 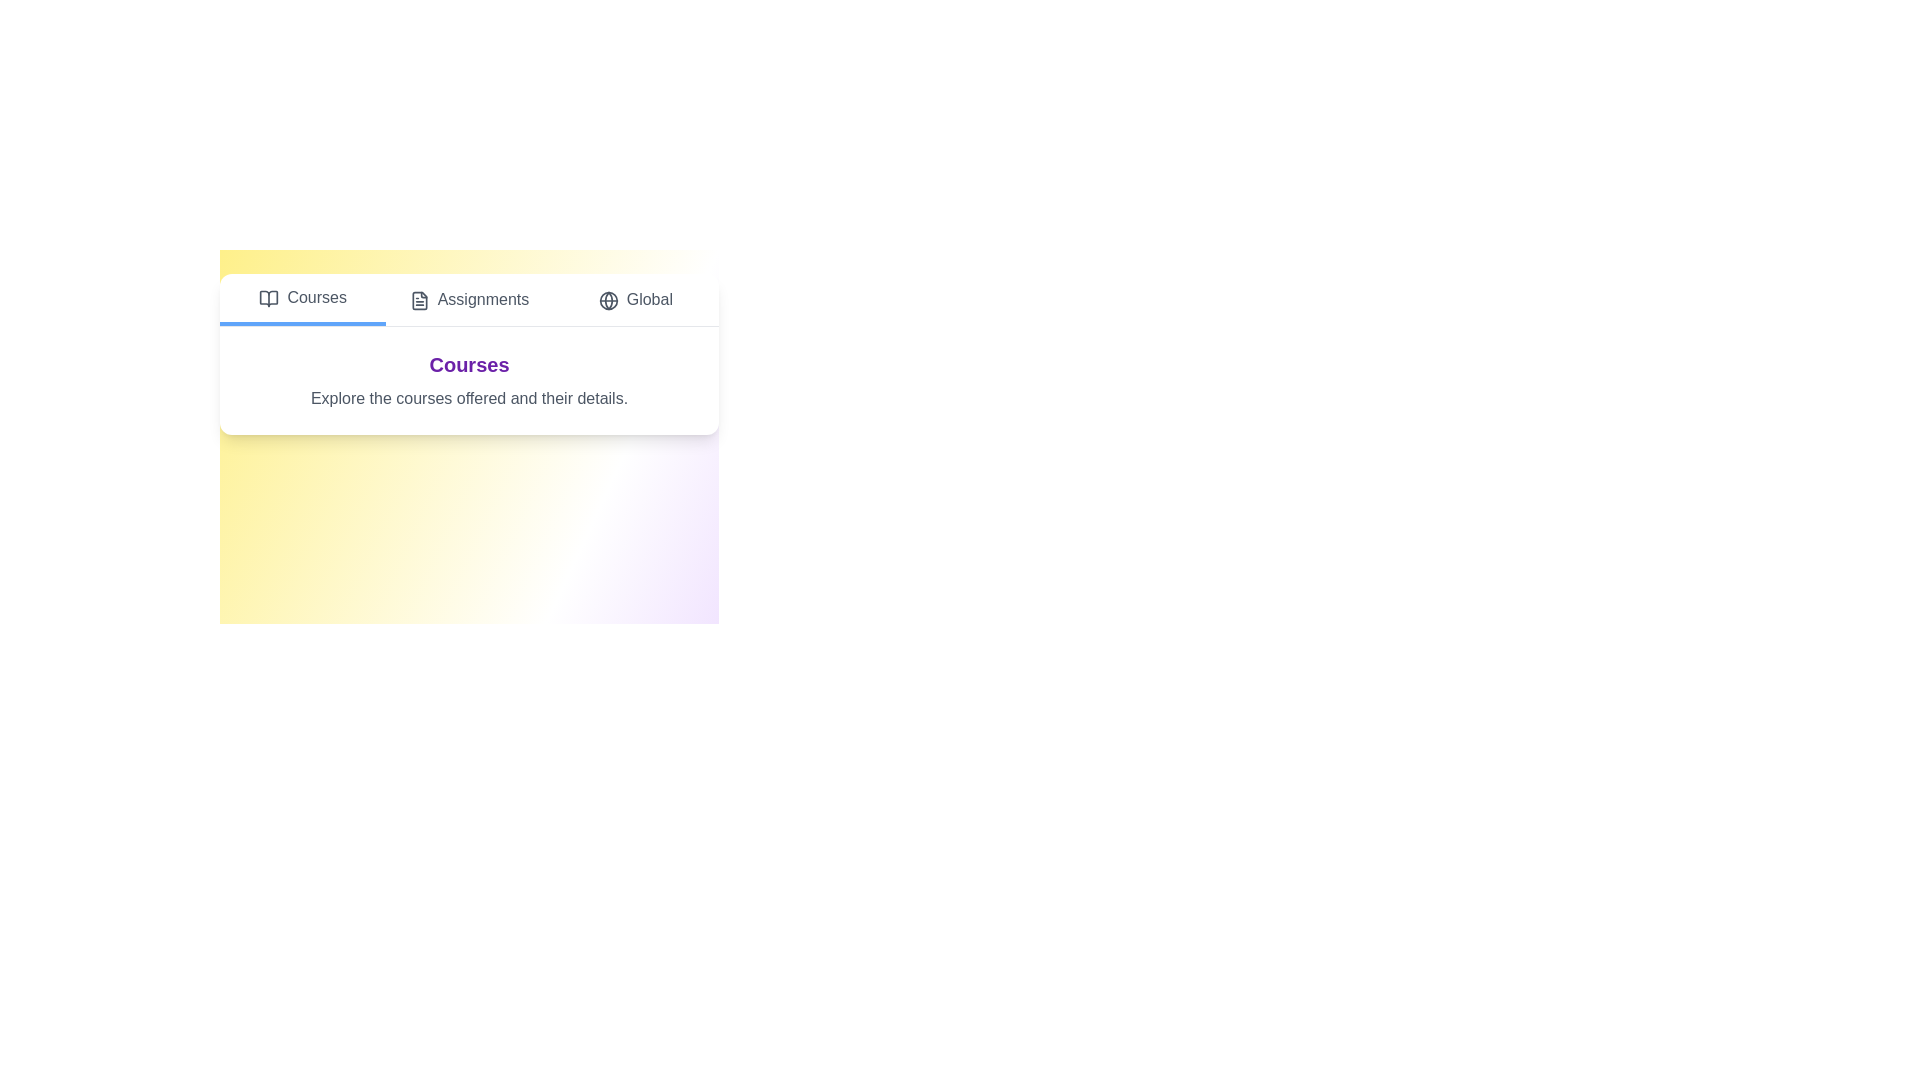 I want to click on the tab labeled 'Courses' to observe its hover effect, so click(x=301, y=300).